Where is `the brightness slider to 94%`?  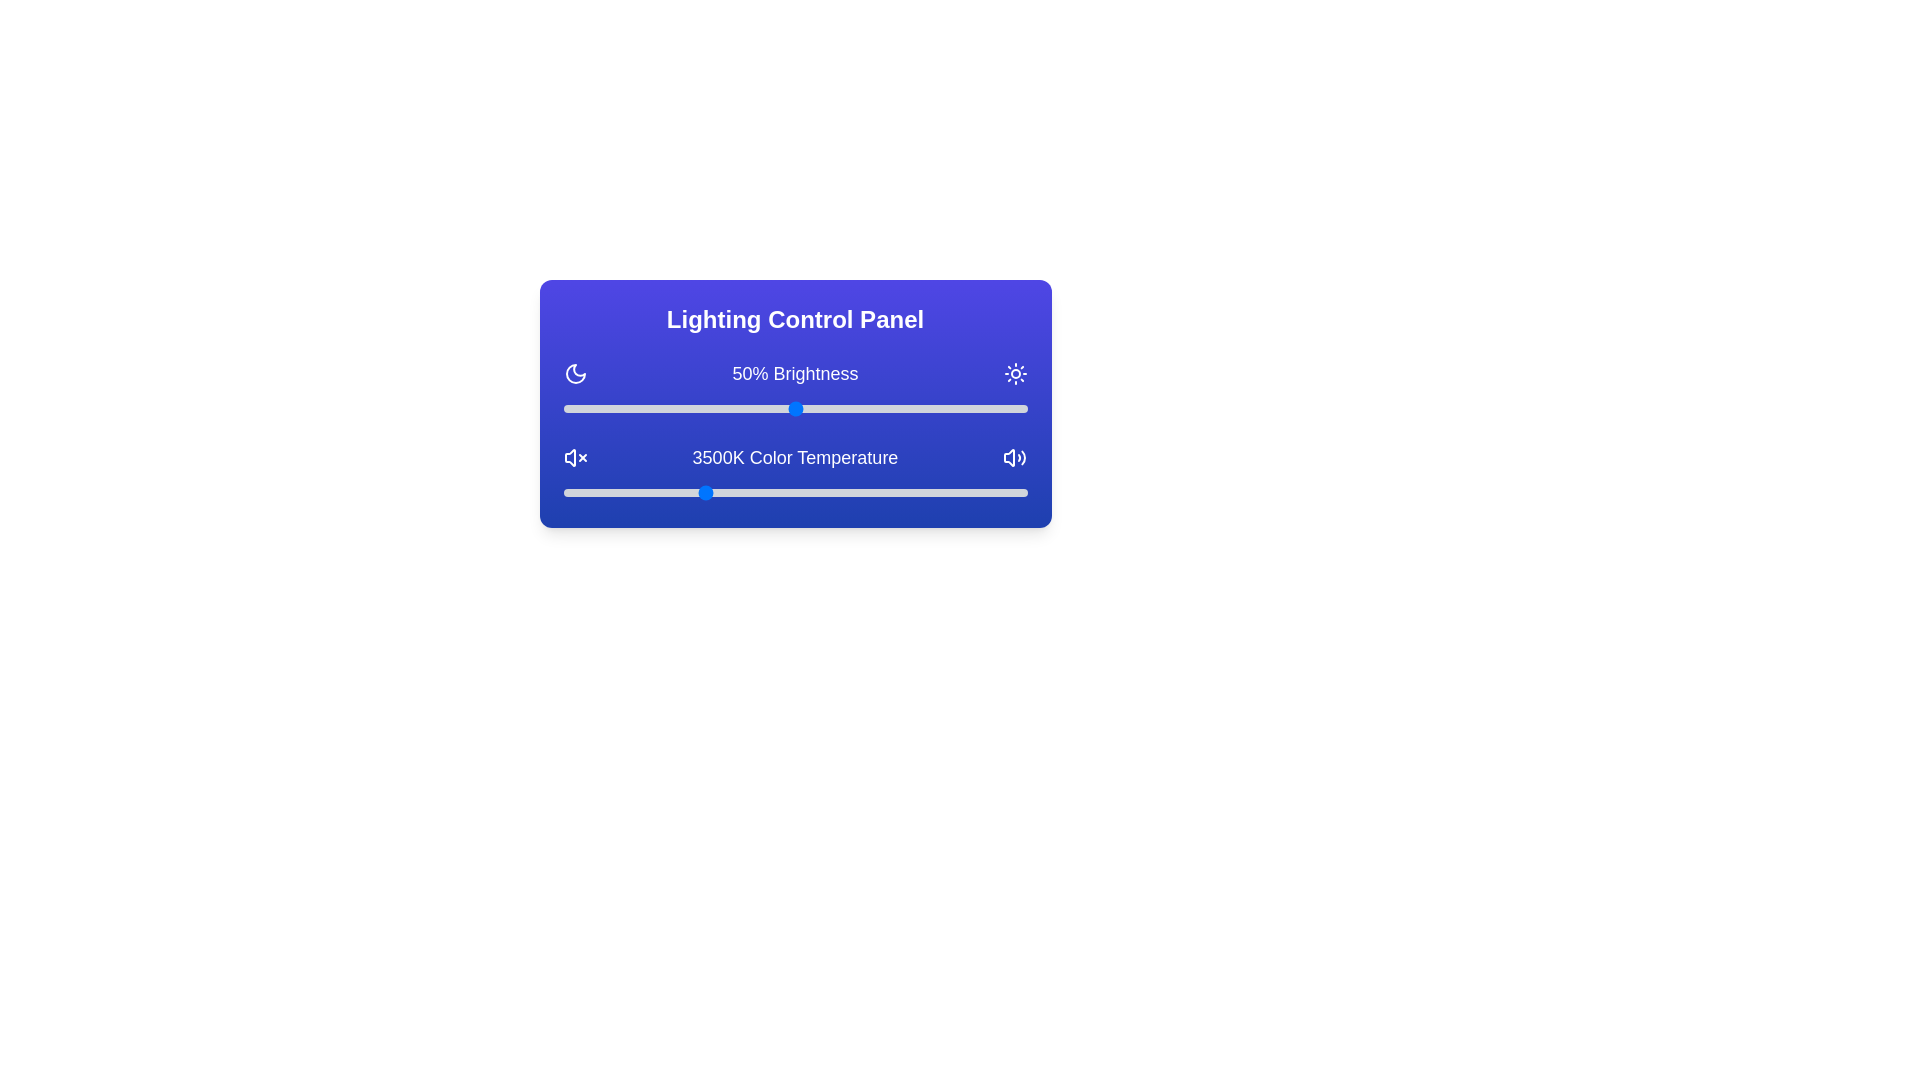 the brightness slider to 94% is located at coordinates (999, 407).